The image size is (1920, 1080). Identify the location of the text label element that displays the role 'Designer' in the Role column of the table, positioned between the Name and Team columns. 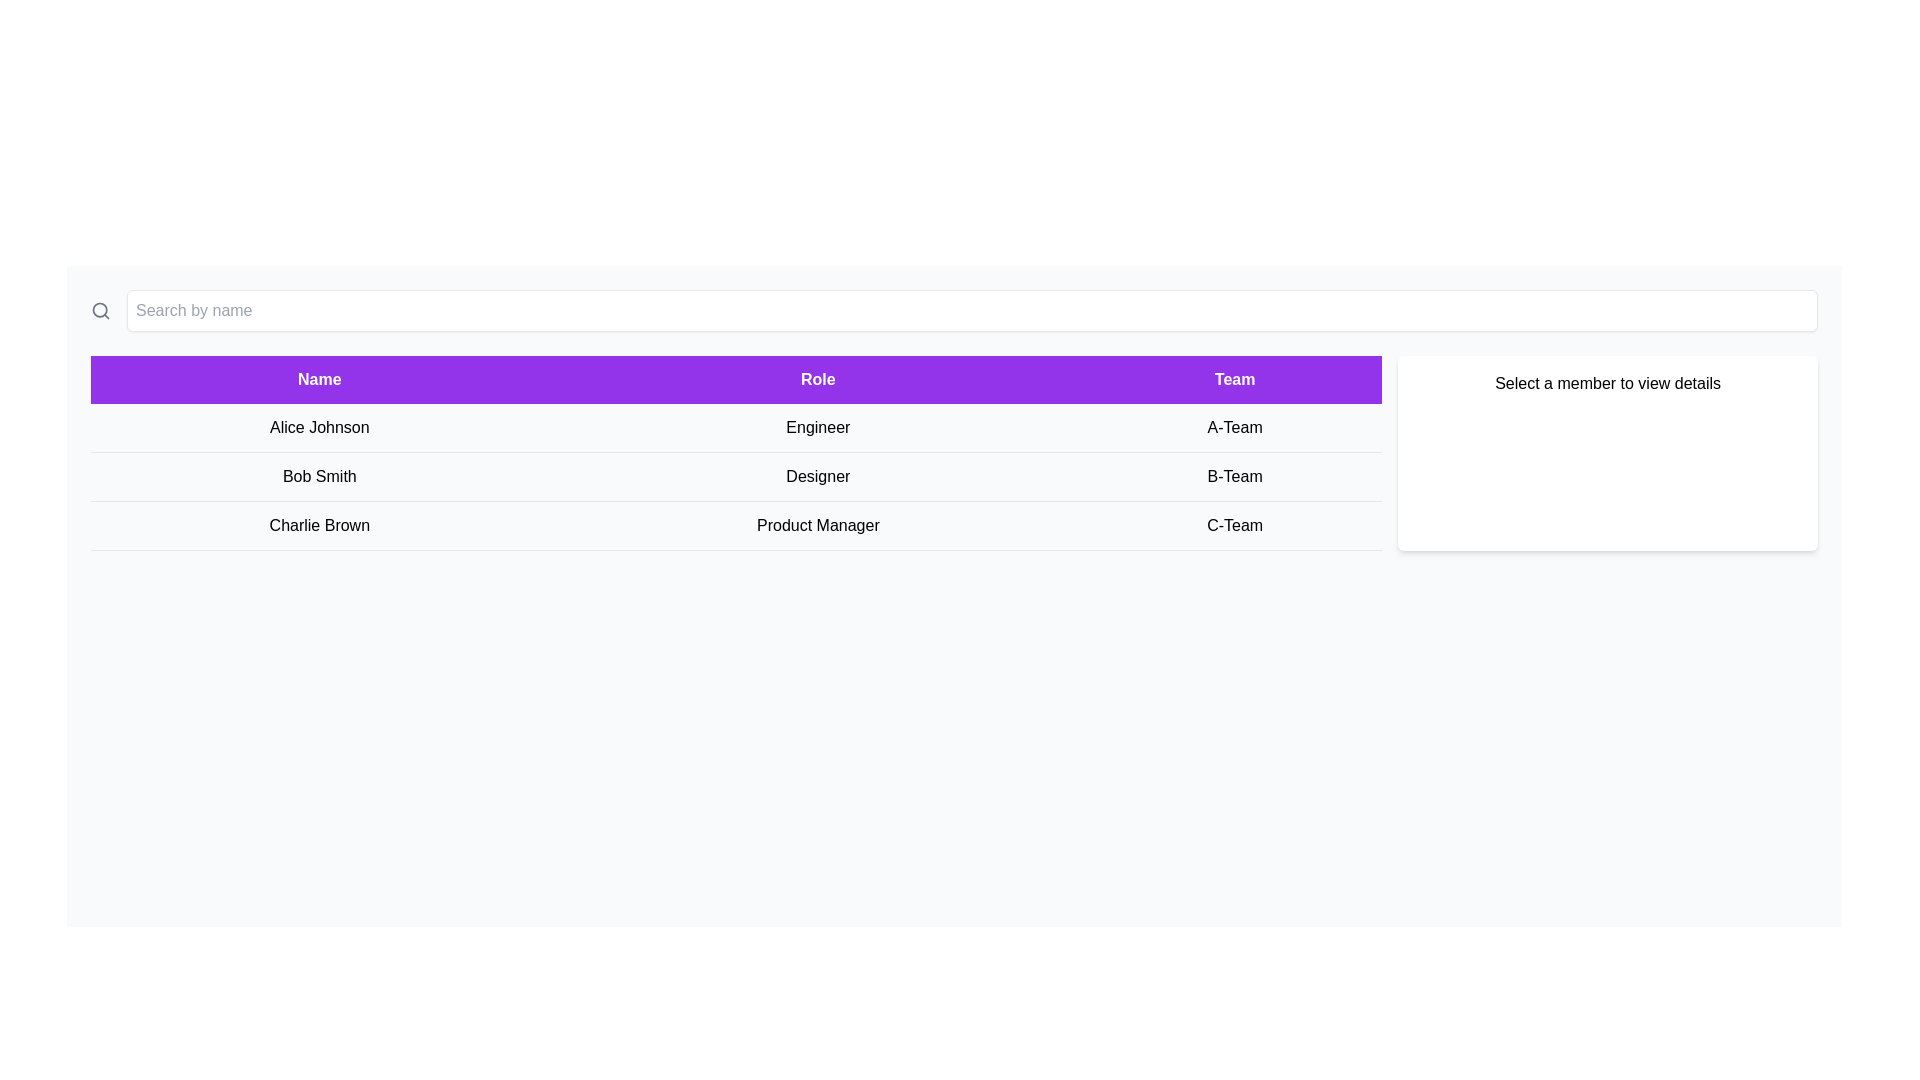
(818, 477).